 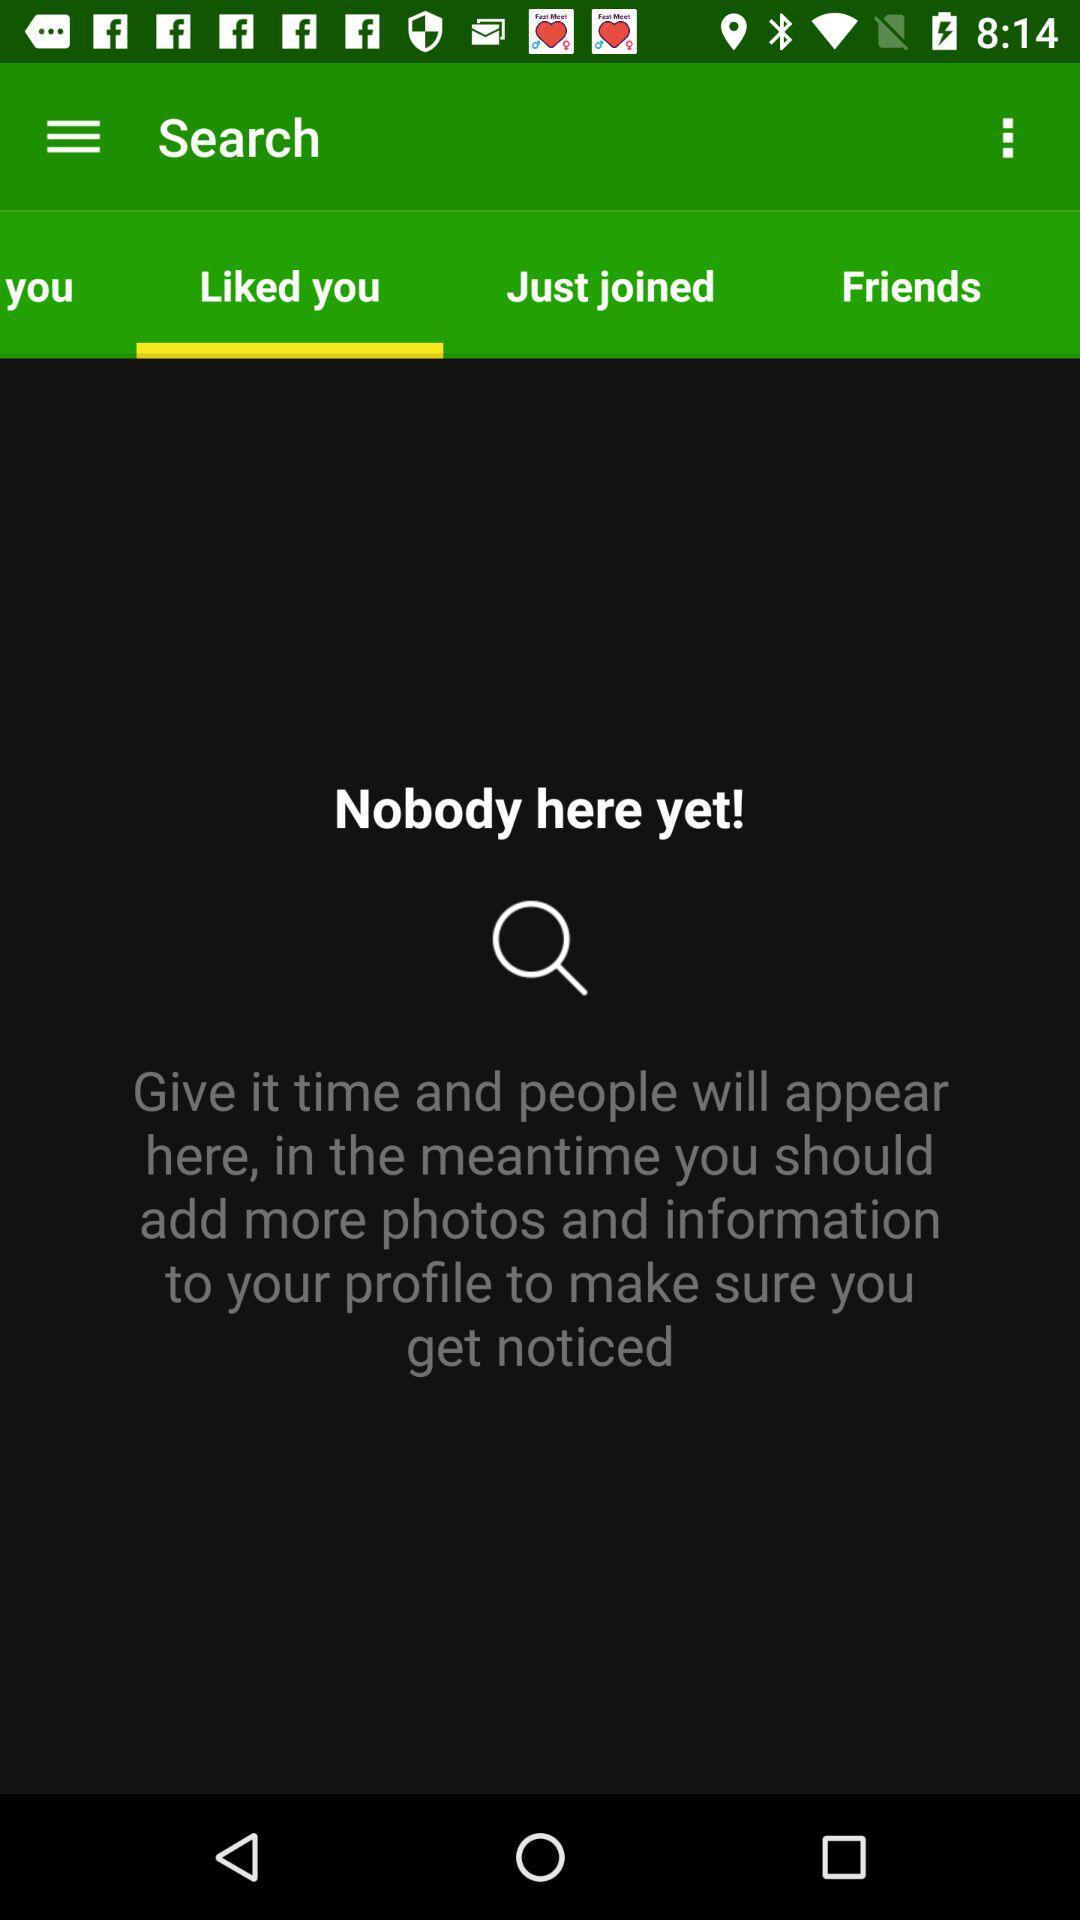 I want to click on item next to the just joined, so click(x=911, y=283).